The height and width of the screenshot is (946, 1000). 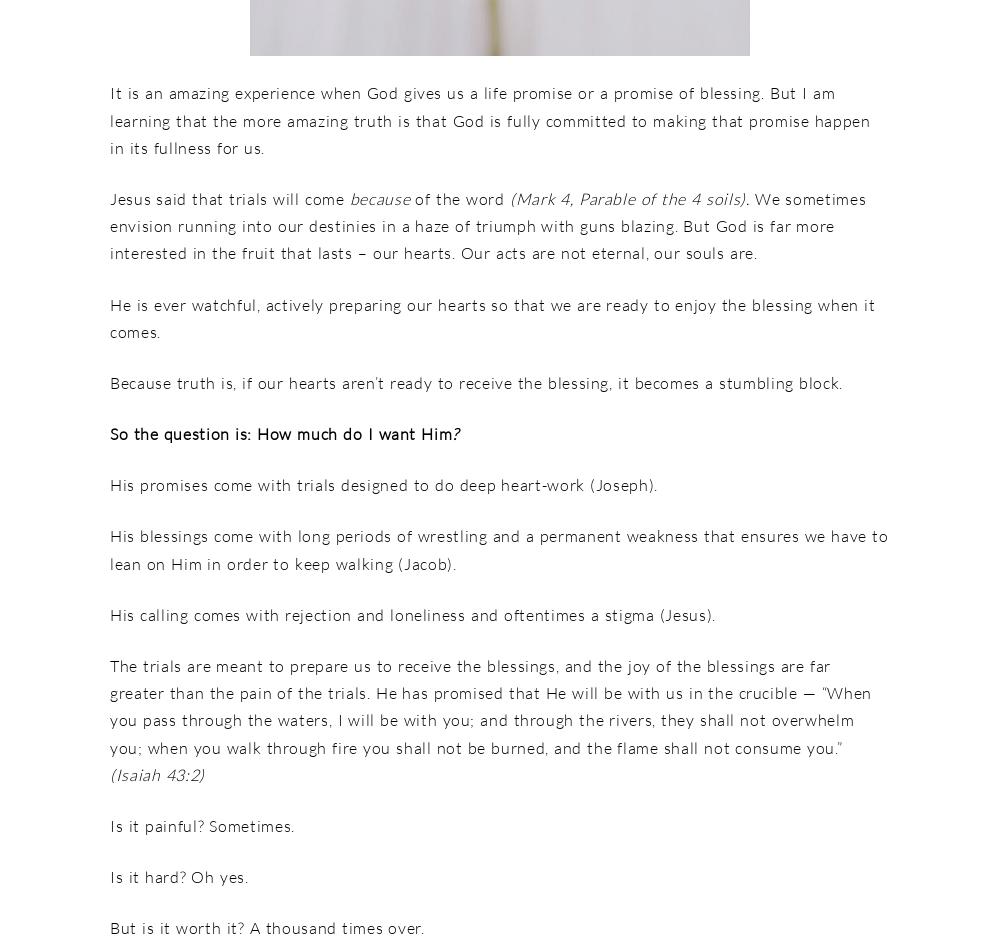 I want to click on '(Mark 4, Parable of the 4 soils).', so click(x=631, y=197).